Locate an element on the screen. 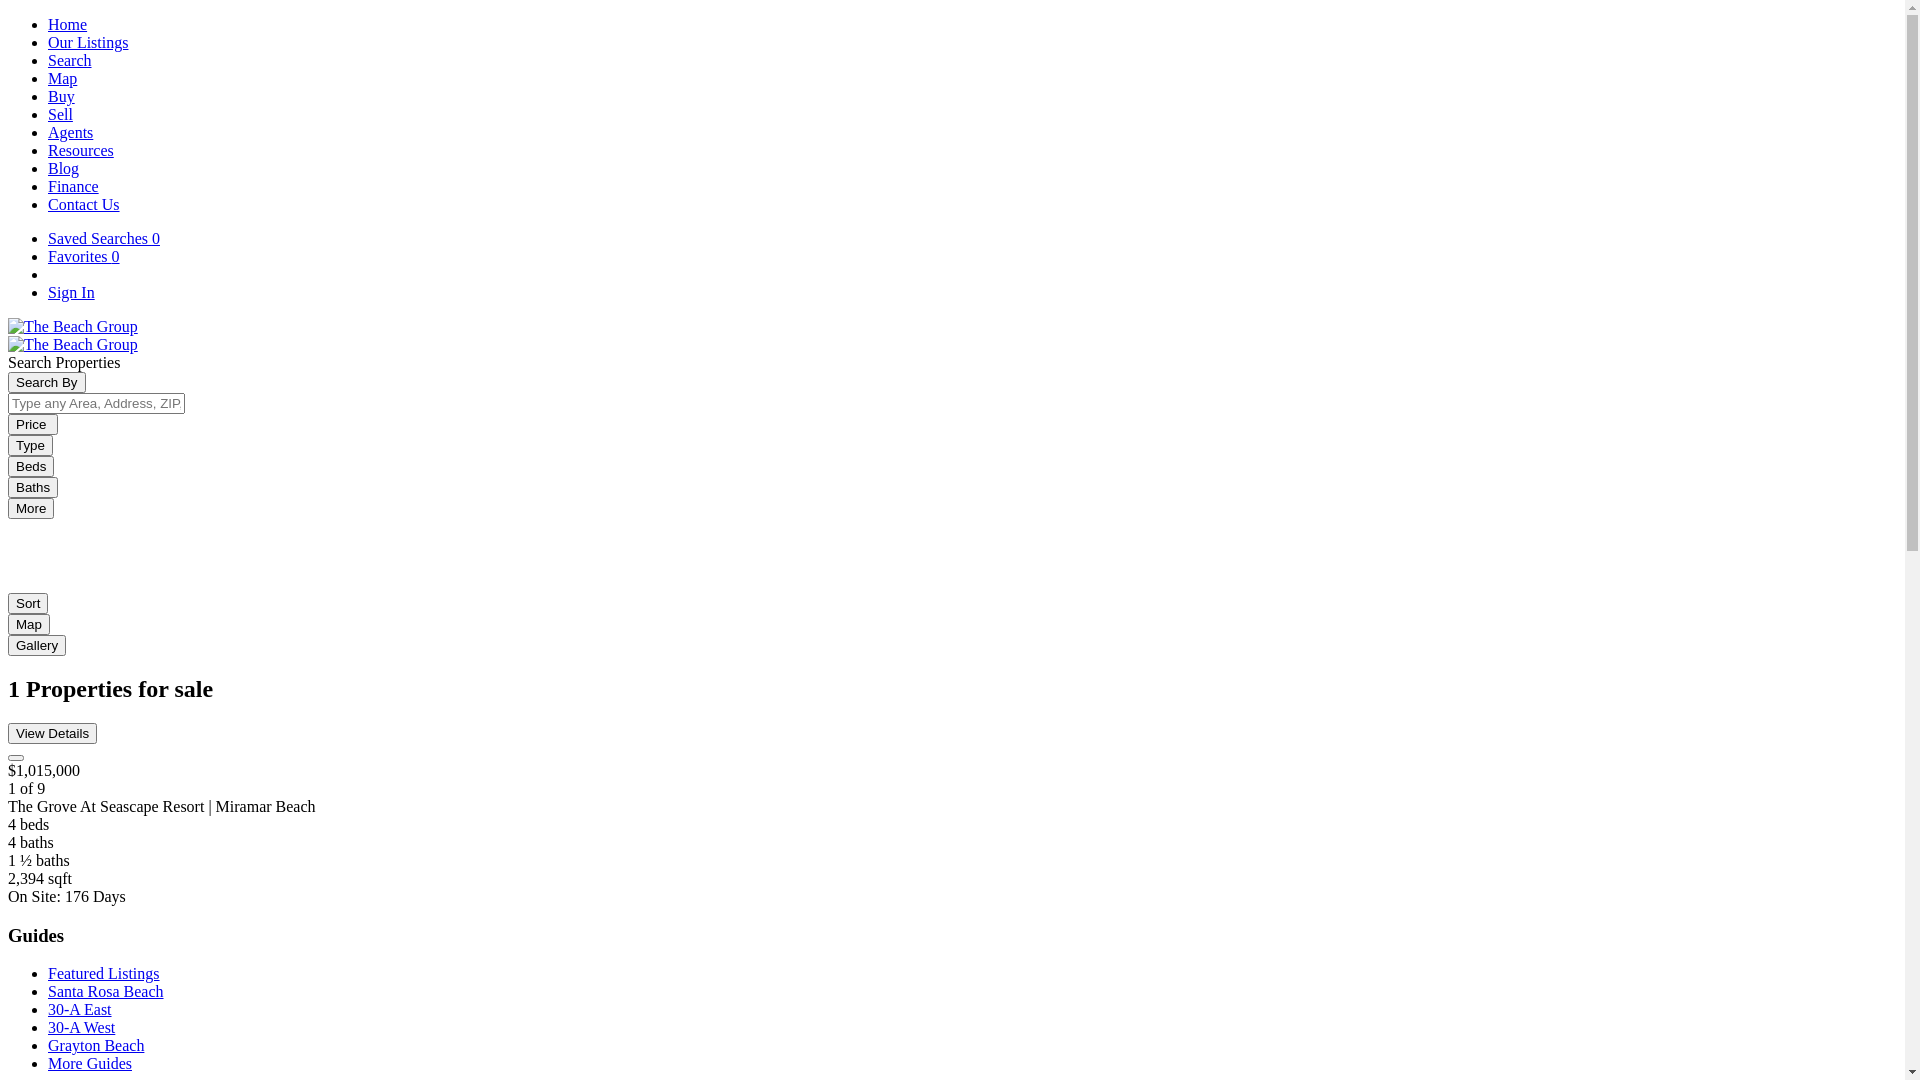 The width and height of the screenshot is (1920, 1080). 'Map' is located at coordinates (62, 77).